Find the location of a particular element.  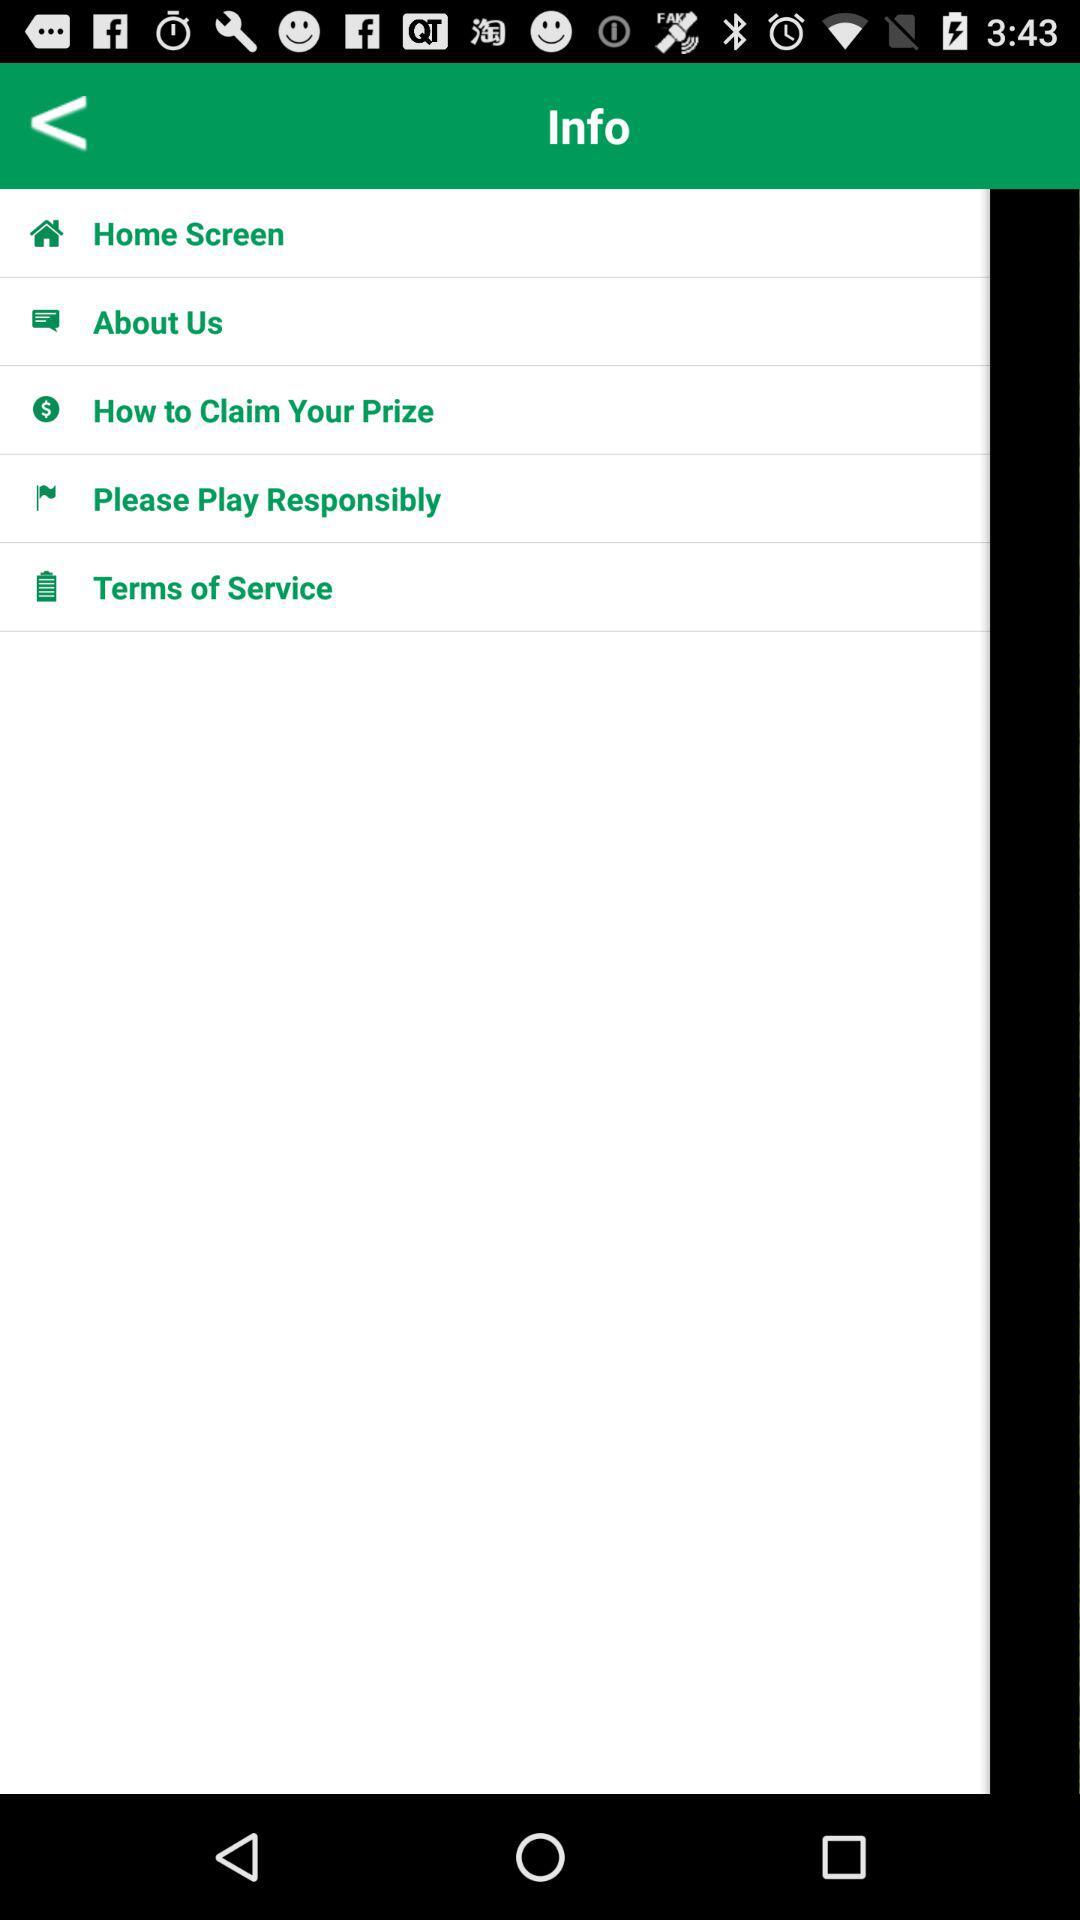

icon above the terms of service app is located at coordinates (56, 498).